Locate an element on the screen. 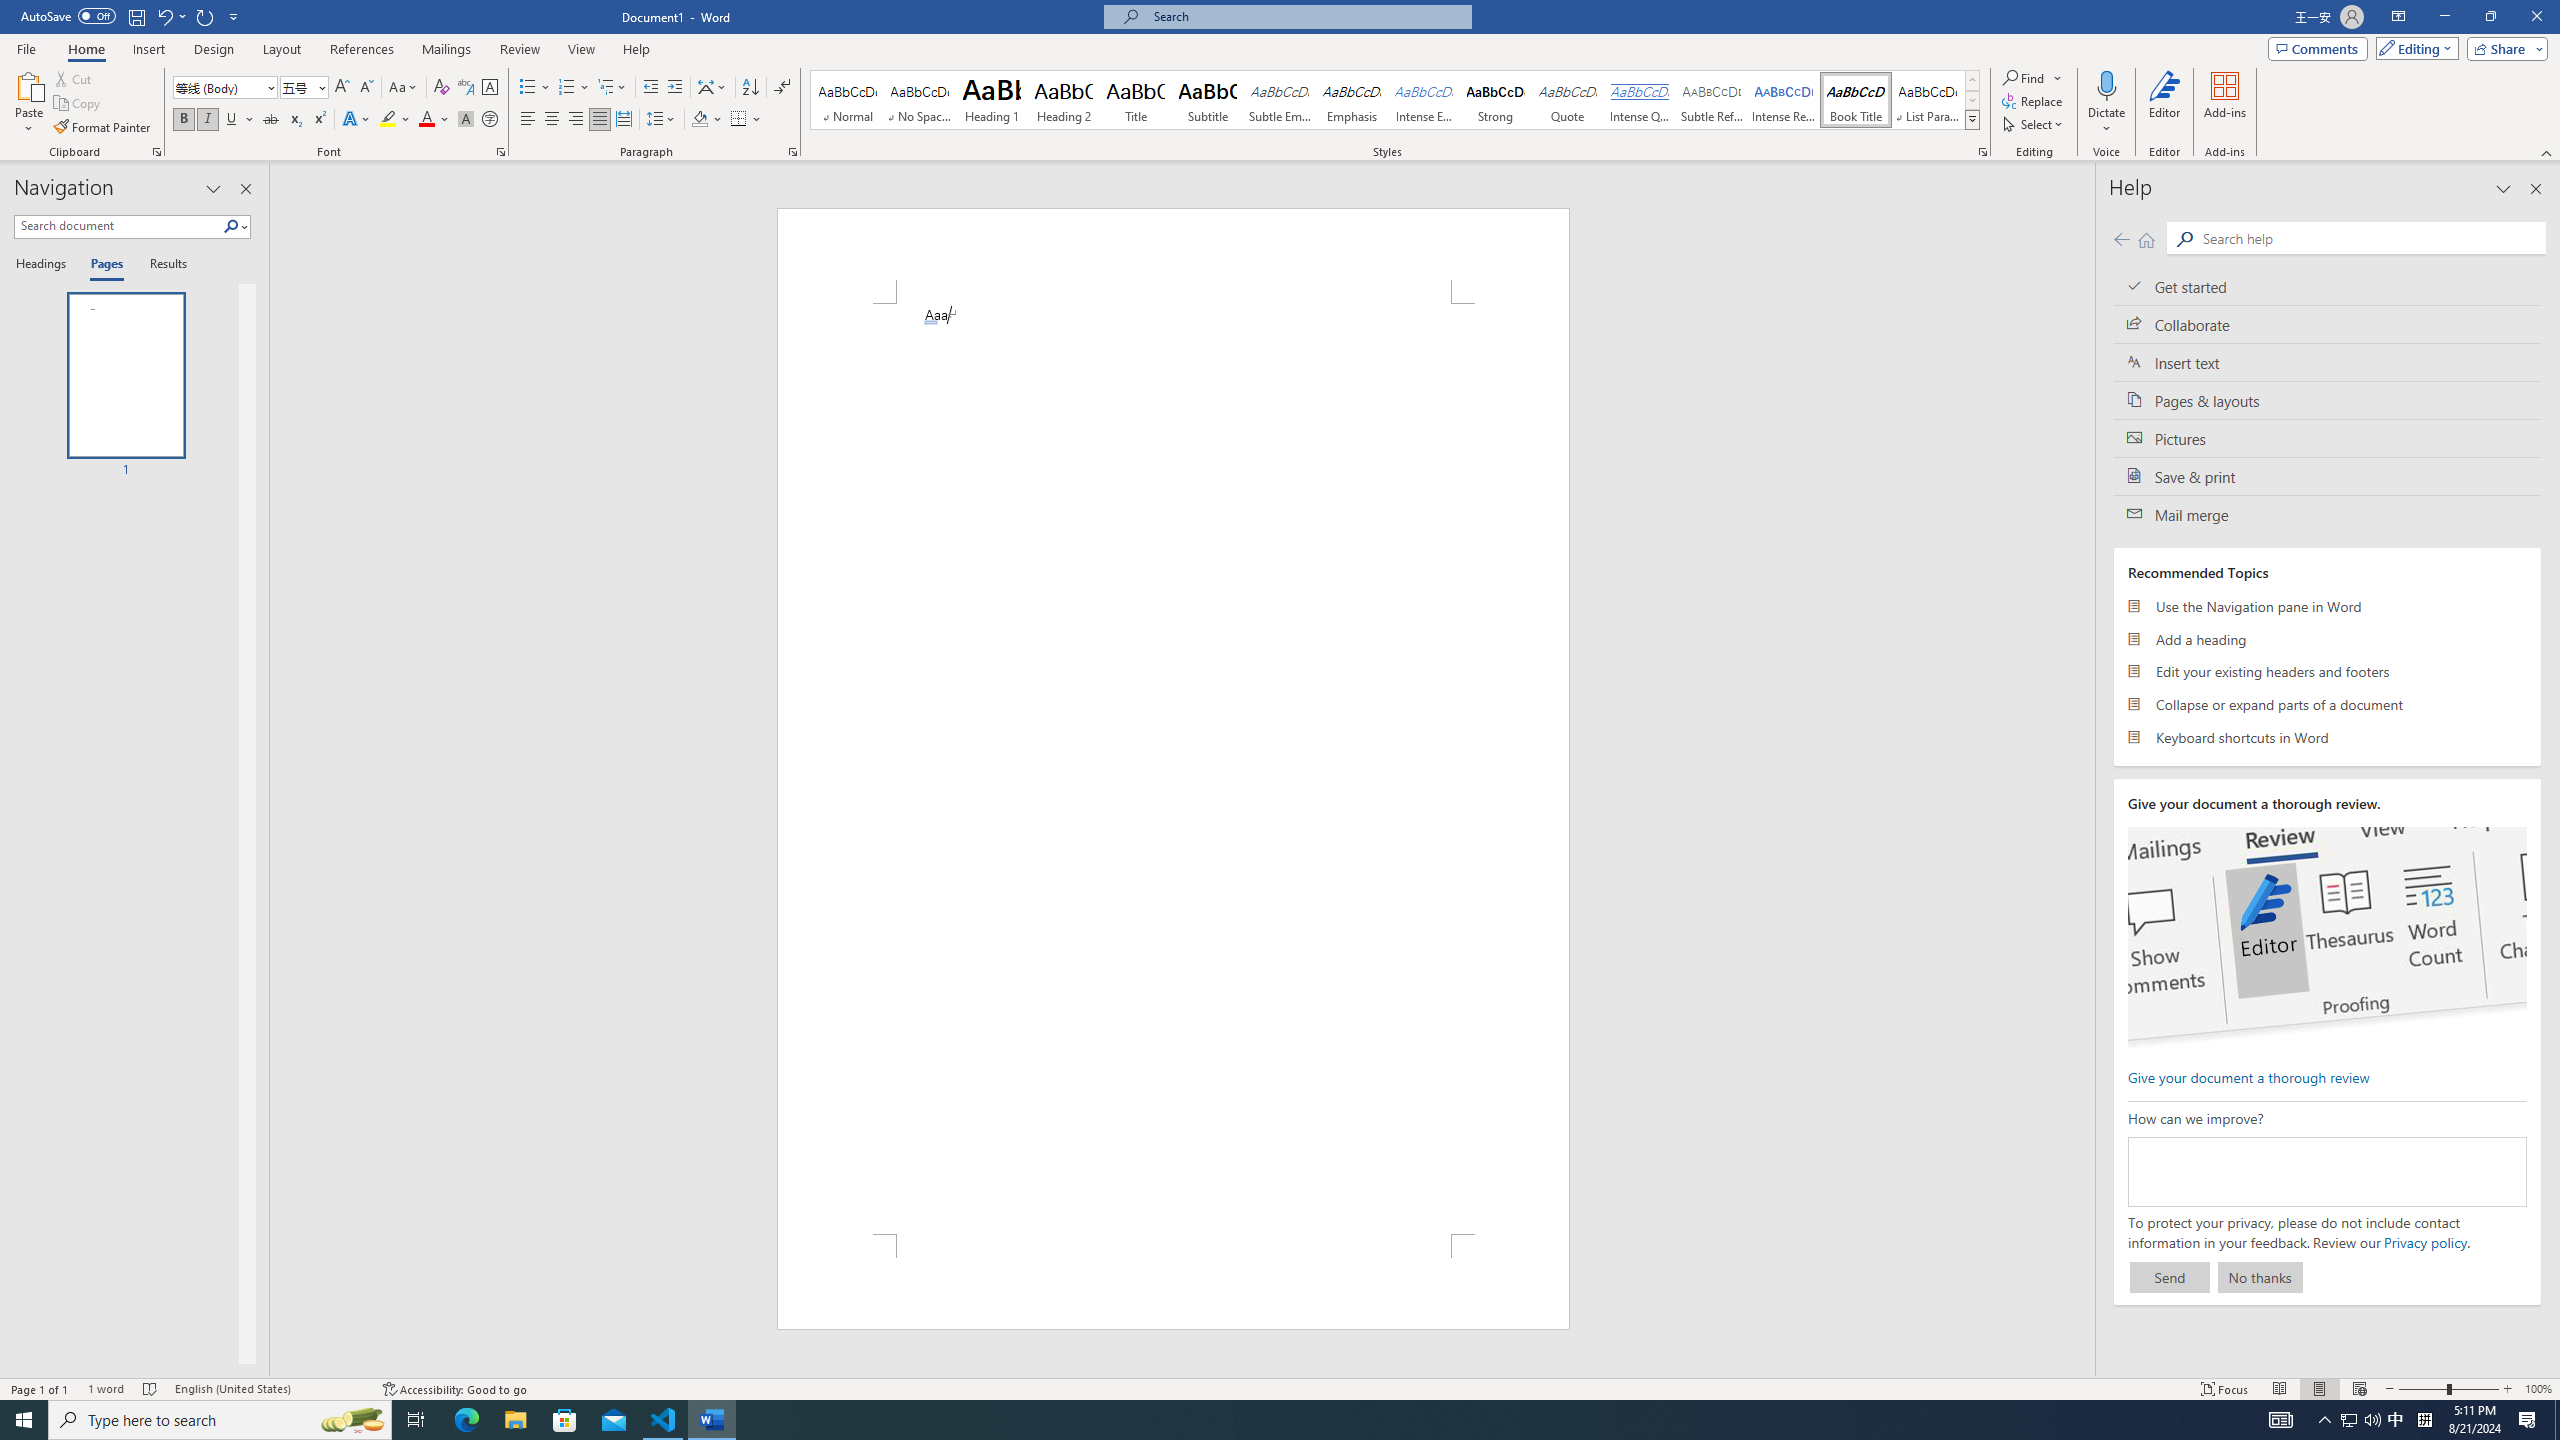 The width and height of the screenshot is (2560, 1440). 'Pictures' is located at coordinates (2327, 438).